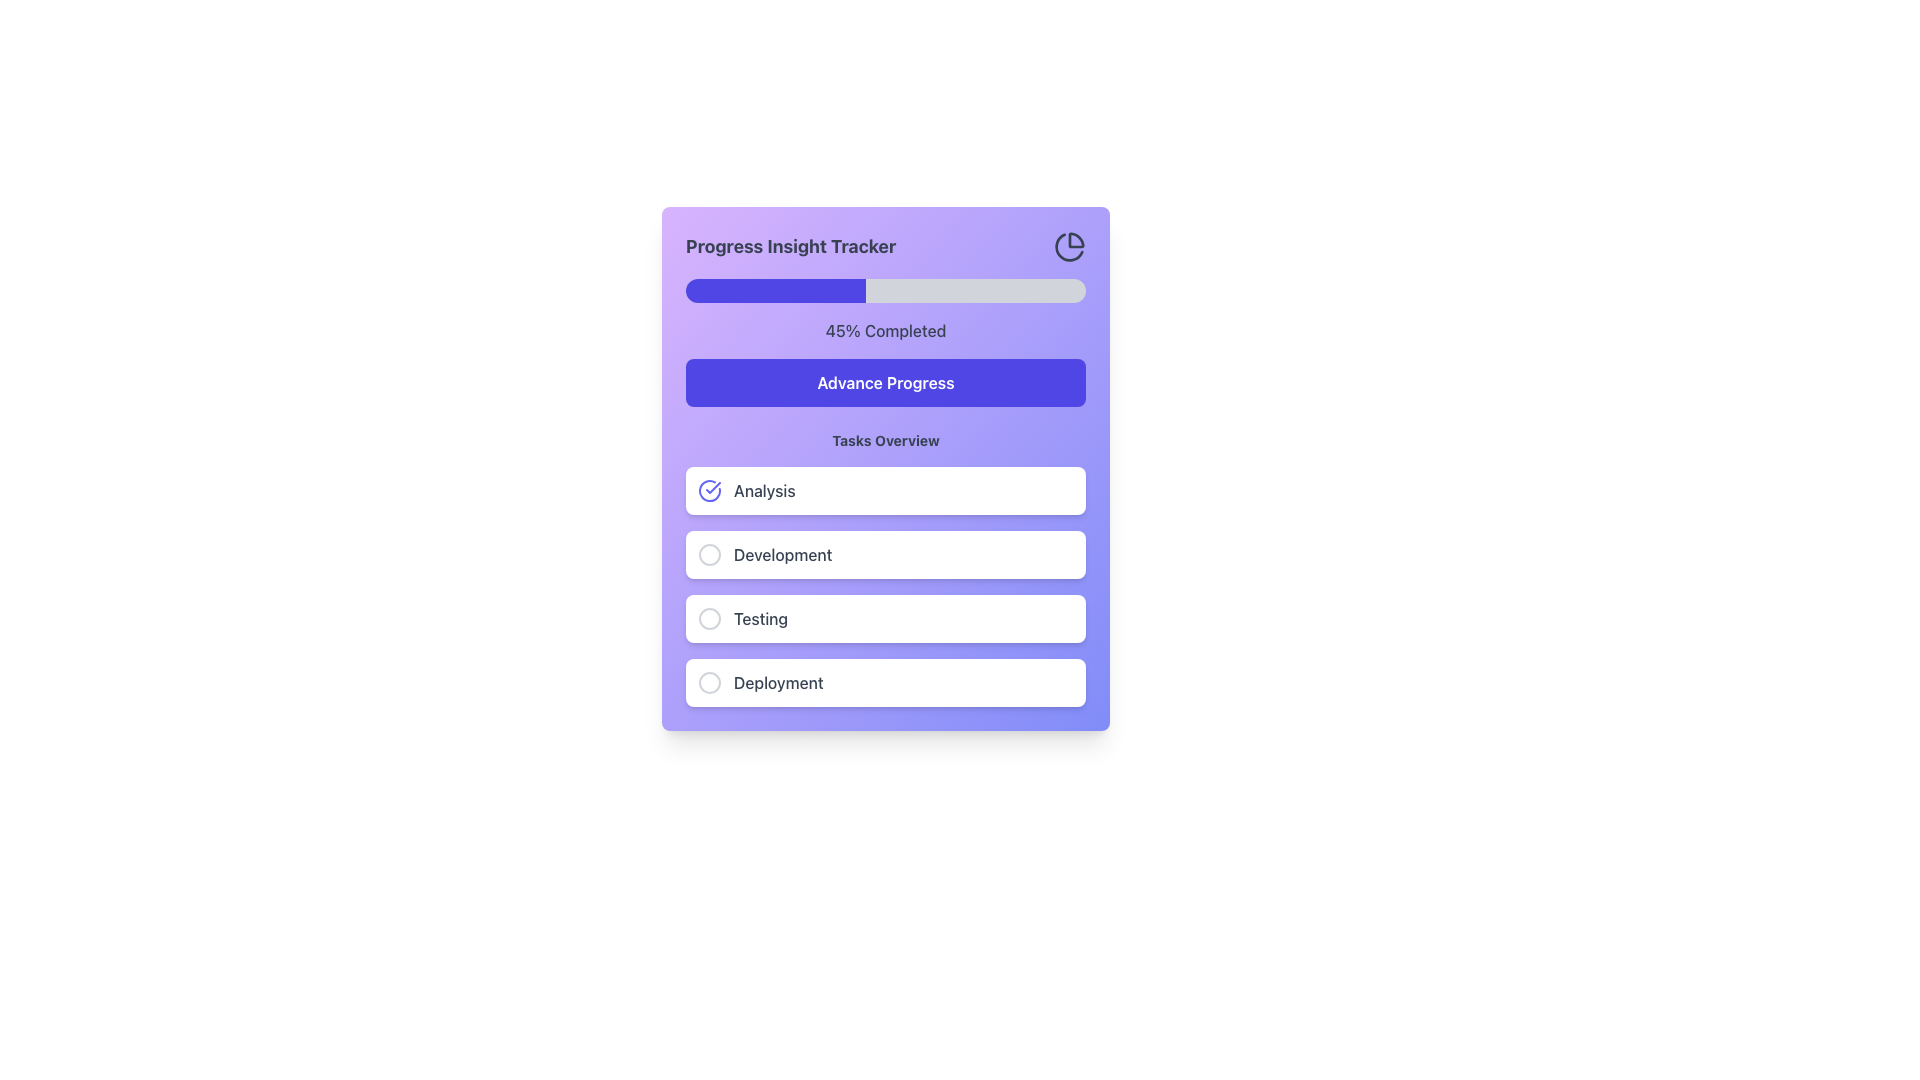 This screenshot has height=1080, width=1920. What do you see at coordinates (760, 617) in the screenshot?
I see `the Text Label that describes the task, positioned as the third item in a vertical list between 'Development' and 'Deployment' within a white rectangular card with rounded corners` at bounding box center [760, 617].